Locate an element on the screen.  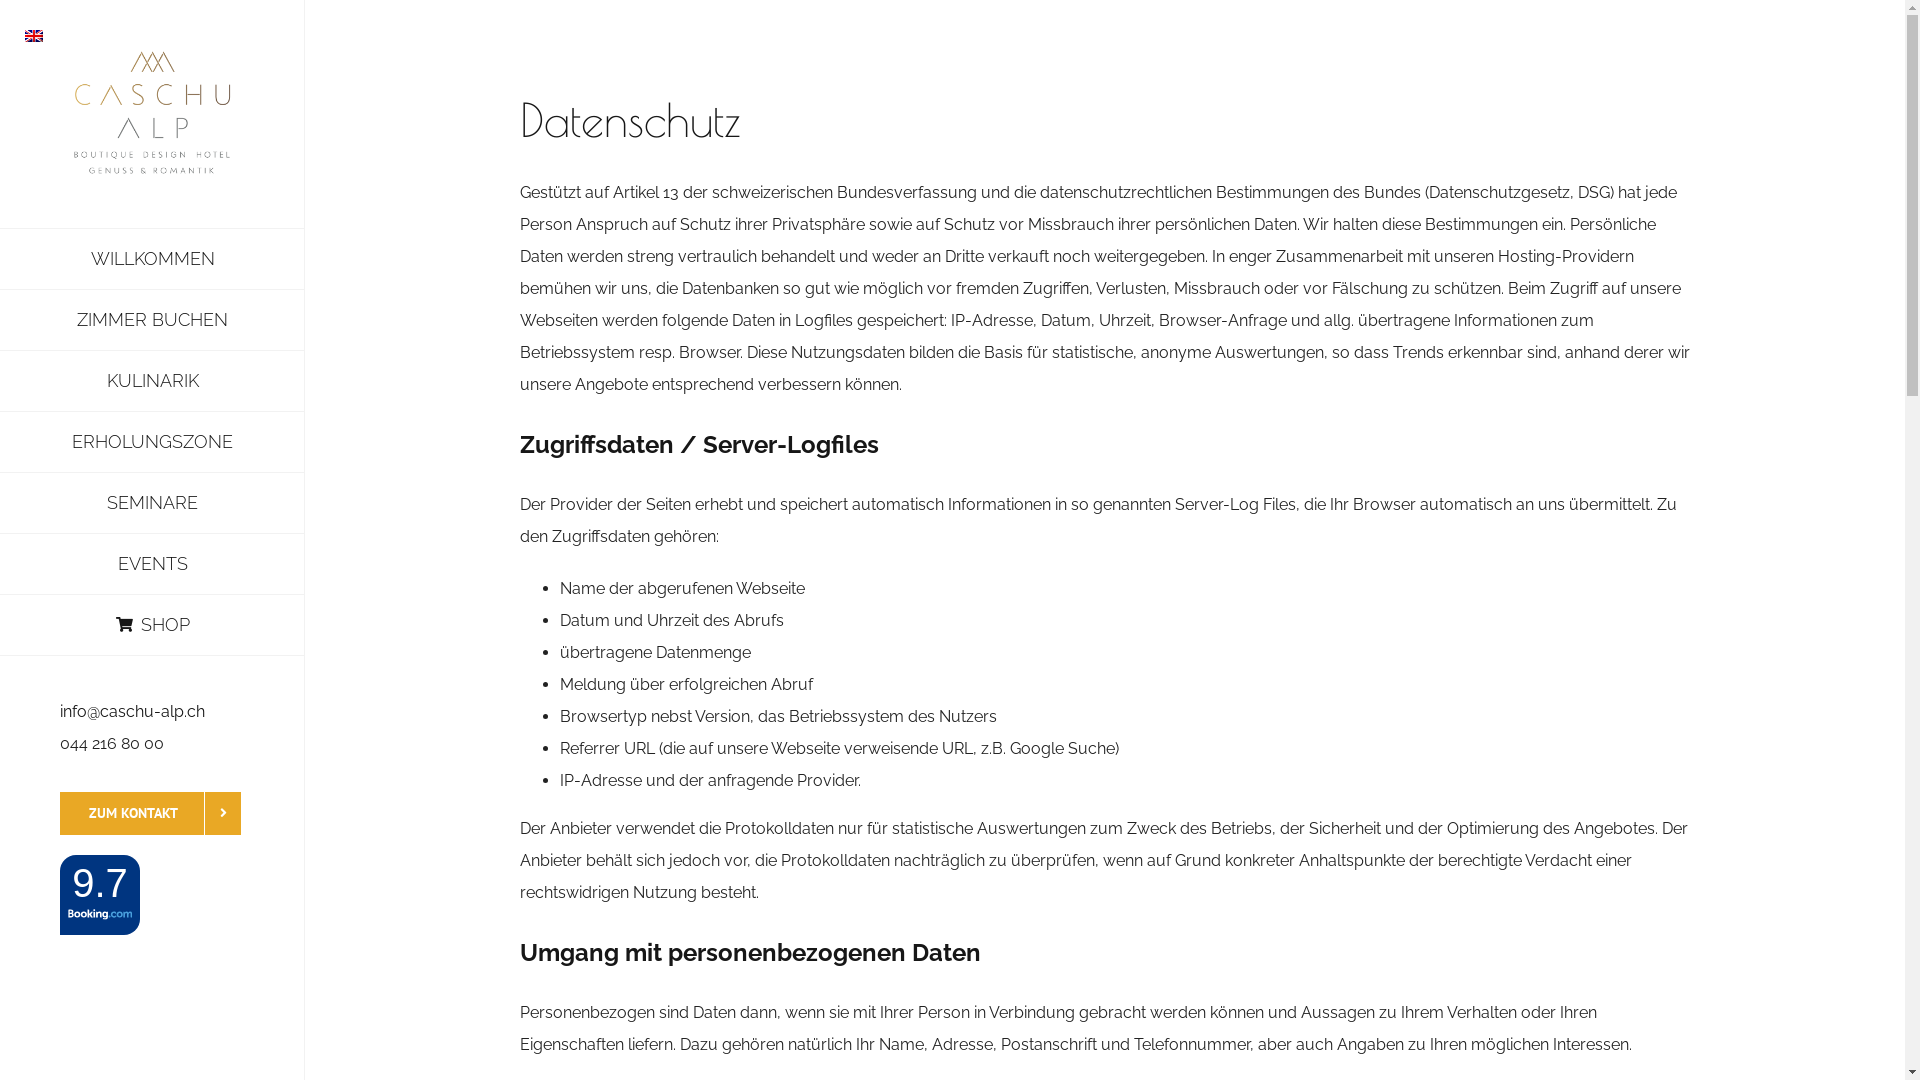
'EVENTS' is located at coordinates (151, 564).